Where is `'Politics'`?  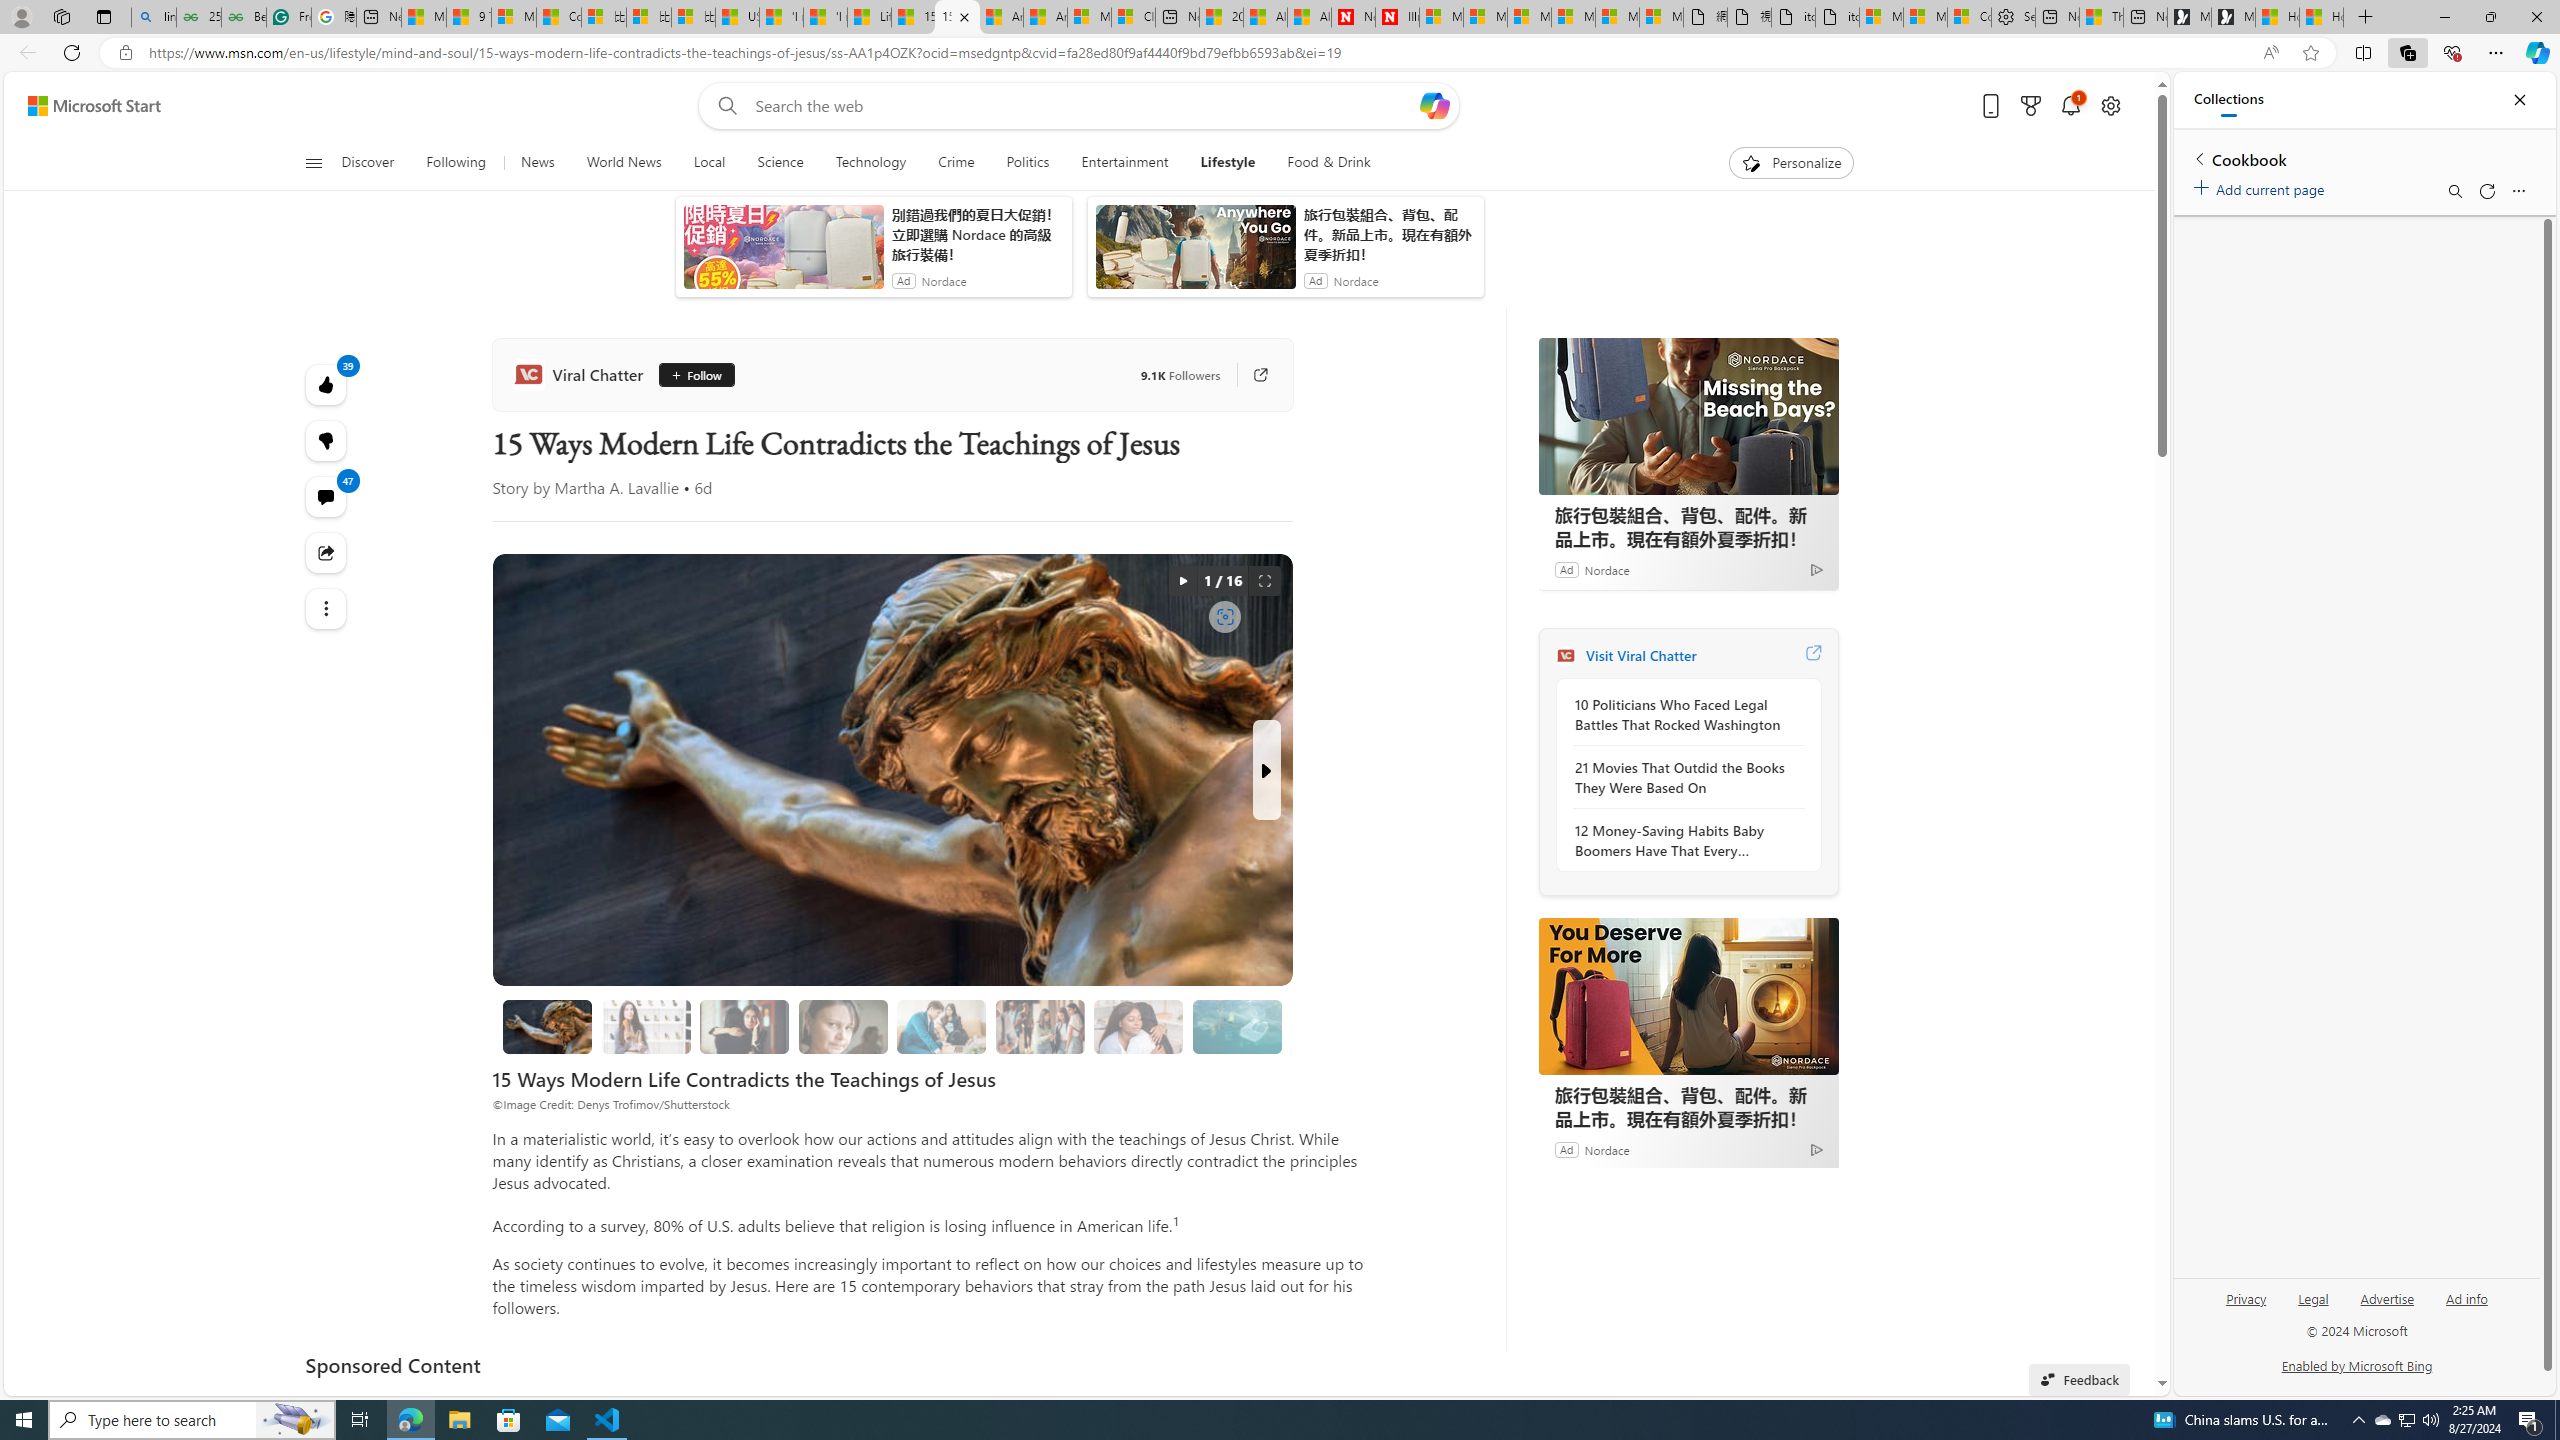
'Politics' is located at coordinates (1027, 162).